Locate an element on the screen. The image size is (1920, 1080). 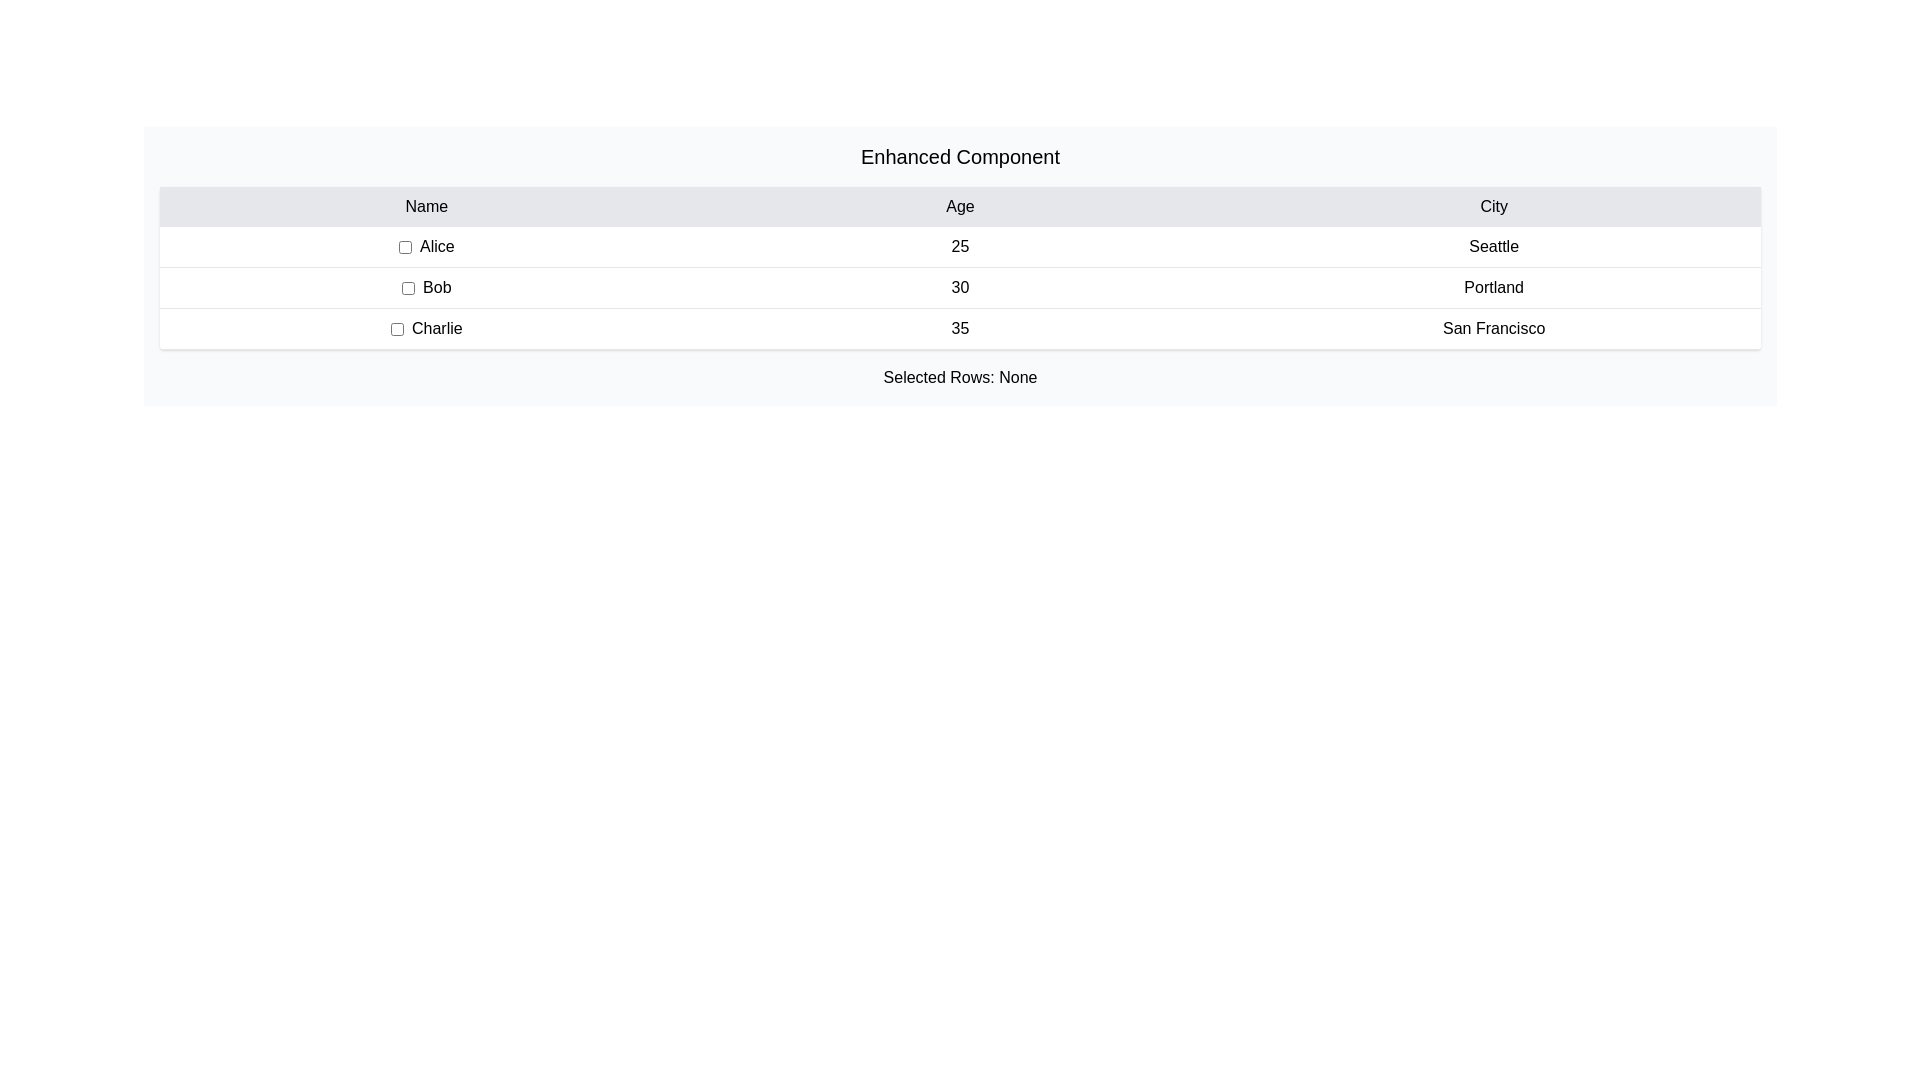
the checkbox located in the third row of the table, preceding the name 'Charlie' is located at coordinates (397, 327).